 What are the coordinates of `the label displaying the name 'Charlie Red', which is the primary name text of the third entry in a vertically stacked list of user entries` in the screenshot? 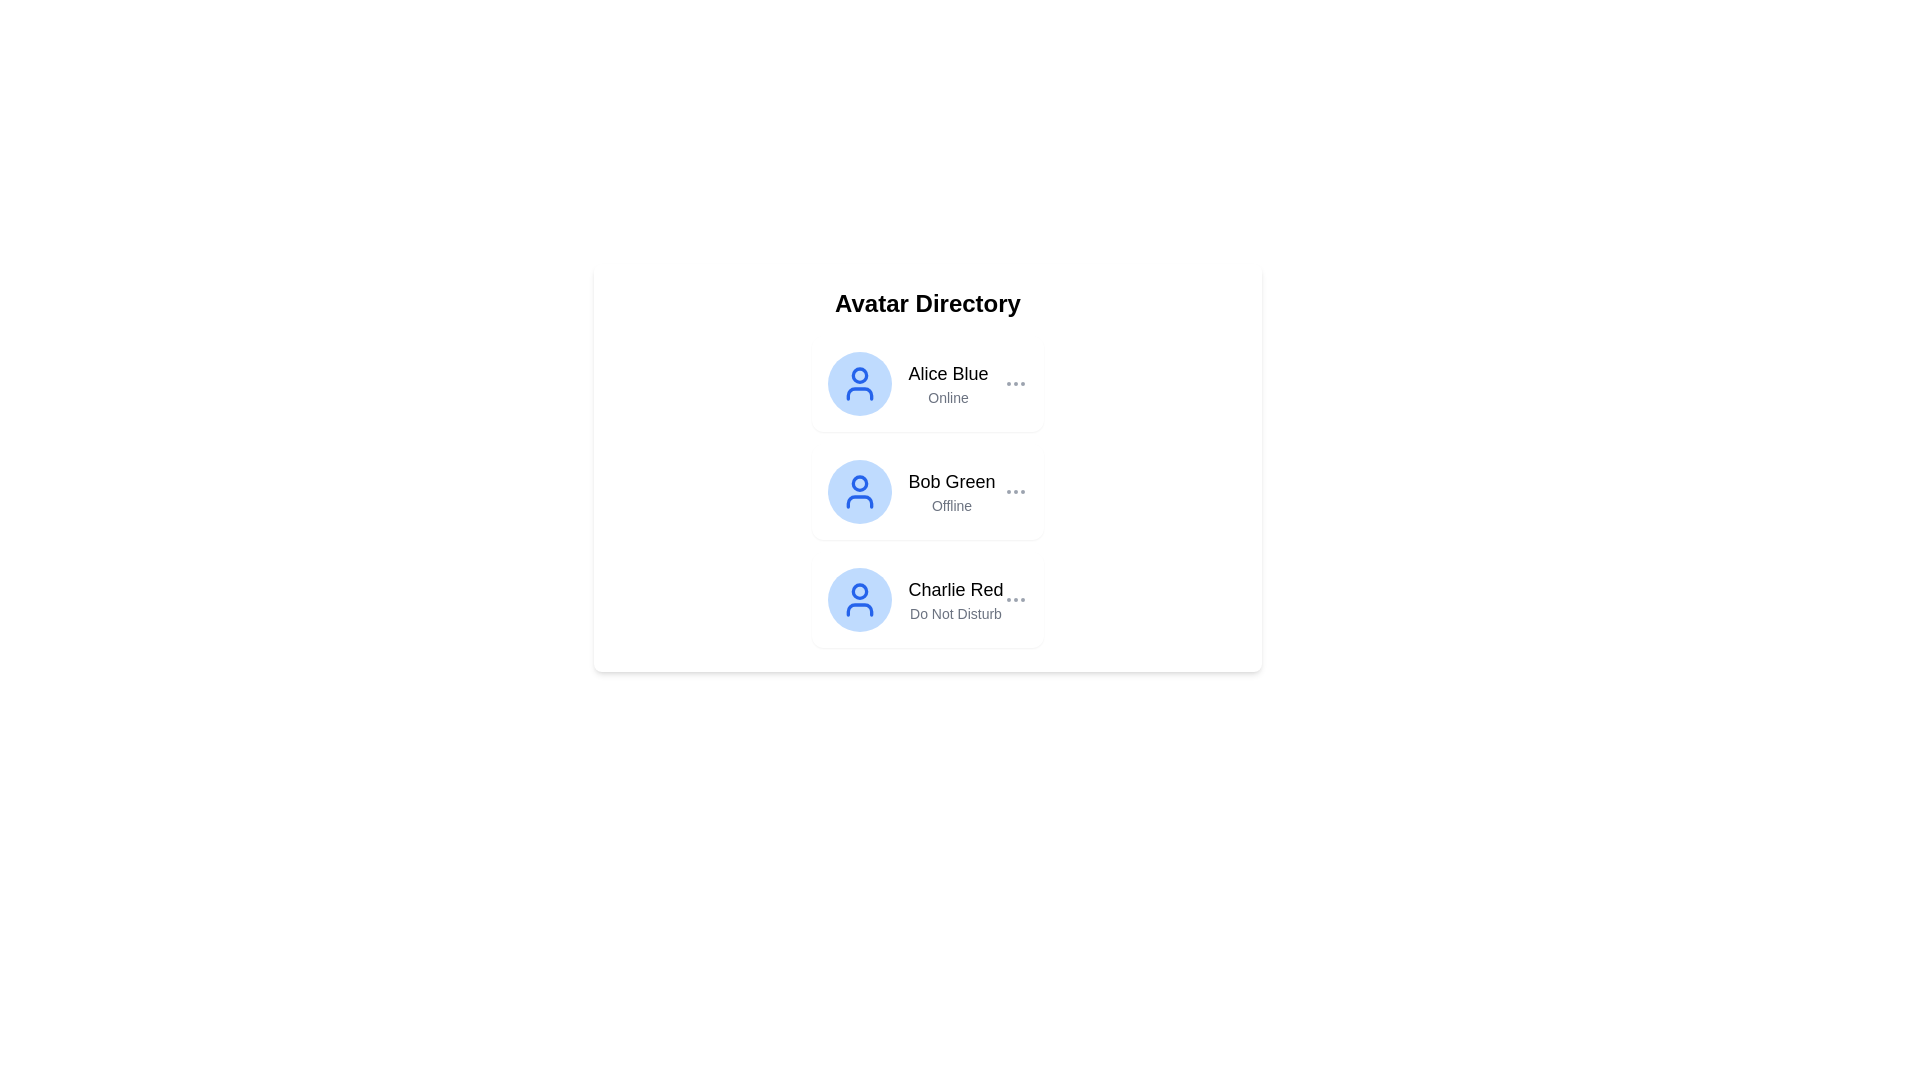 It's located at (954, 589).